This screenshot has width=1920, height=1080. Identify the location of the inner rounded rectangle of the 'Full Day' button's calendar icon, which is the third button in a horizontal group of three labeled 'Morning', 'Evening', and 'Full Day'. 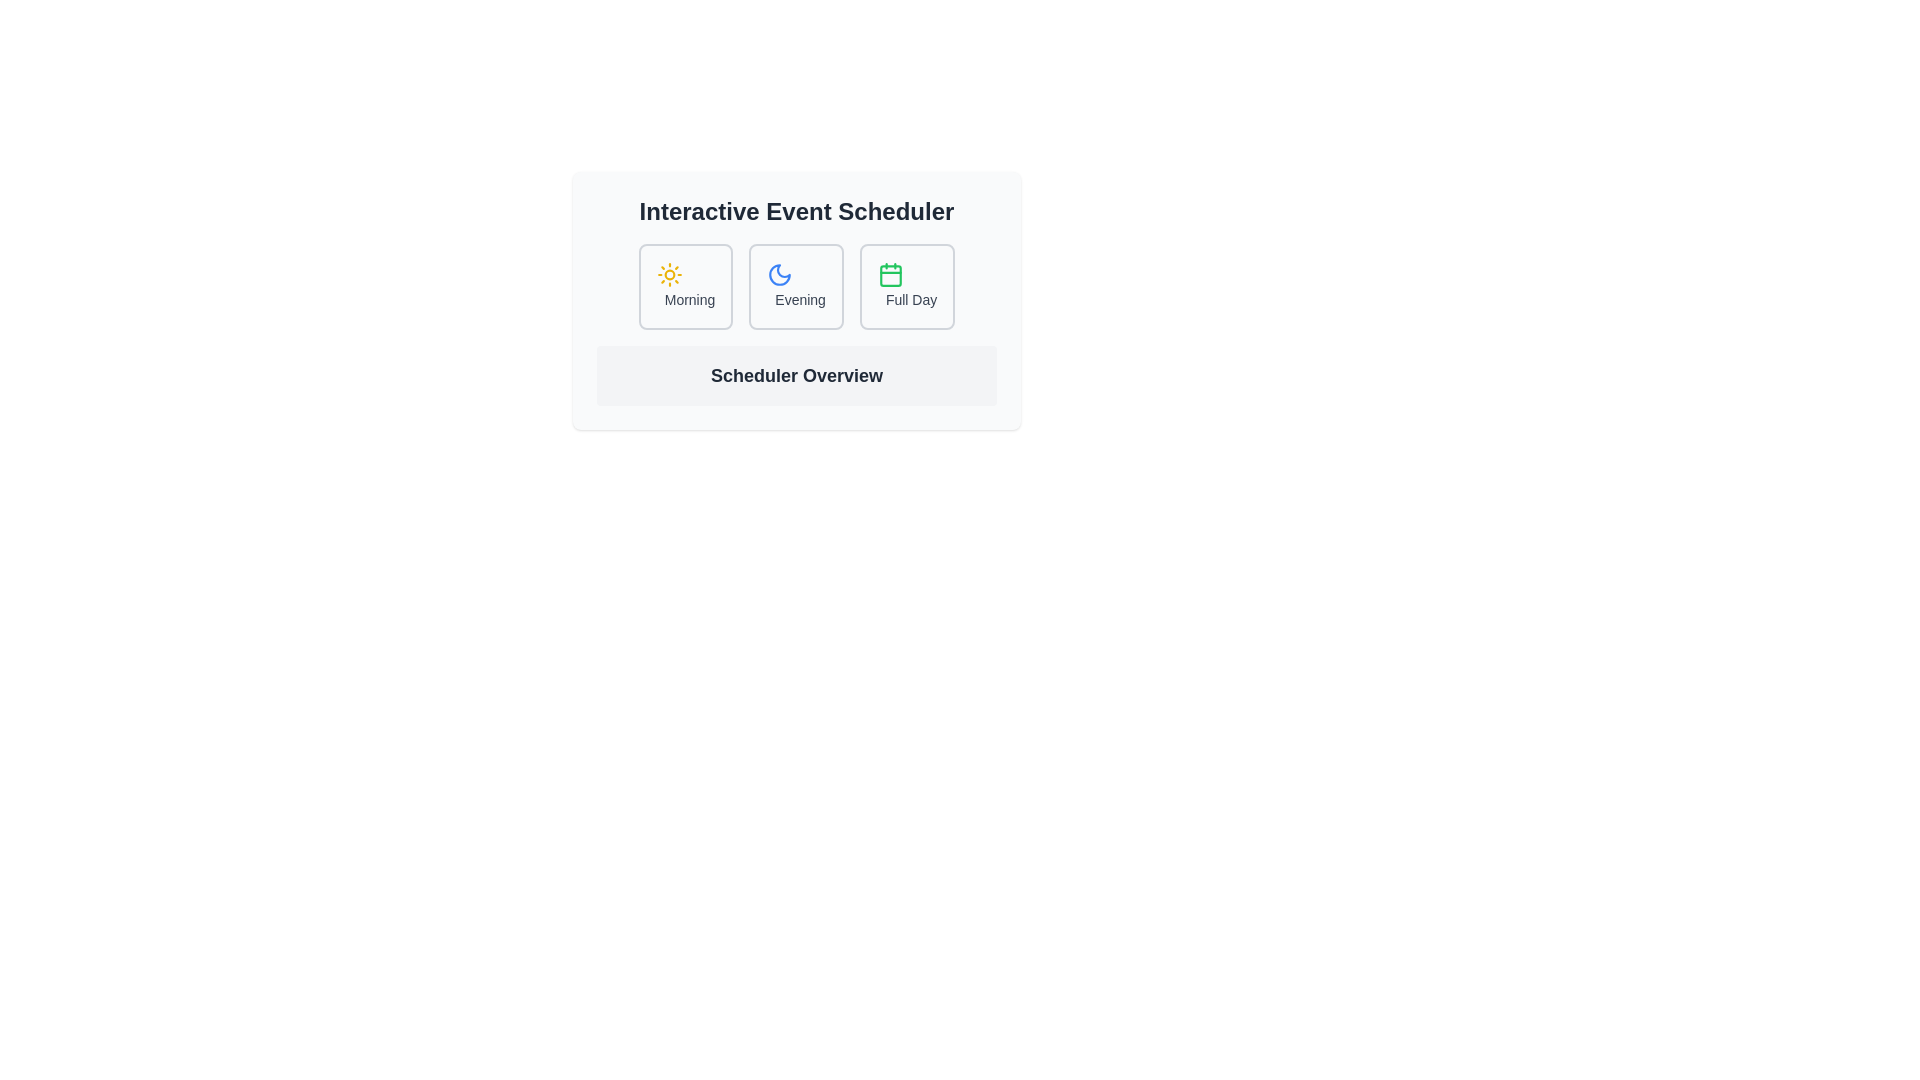
(889, 276).